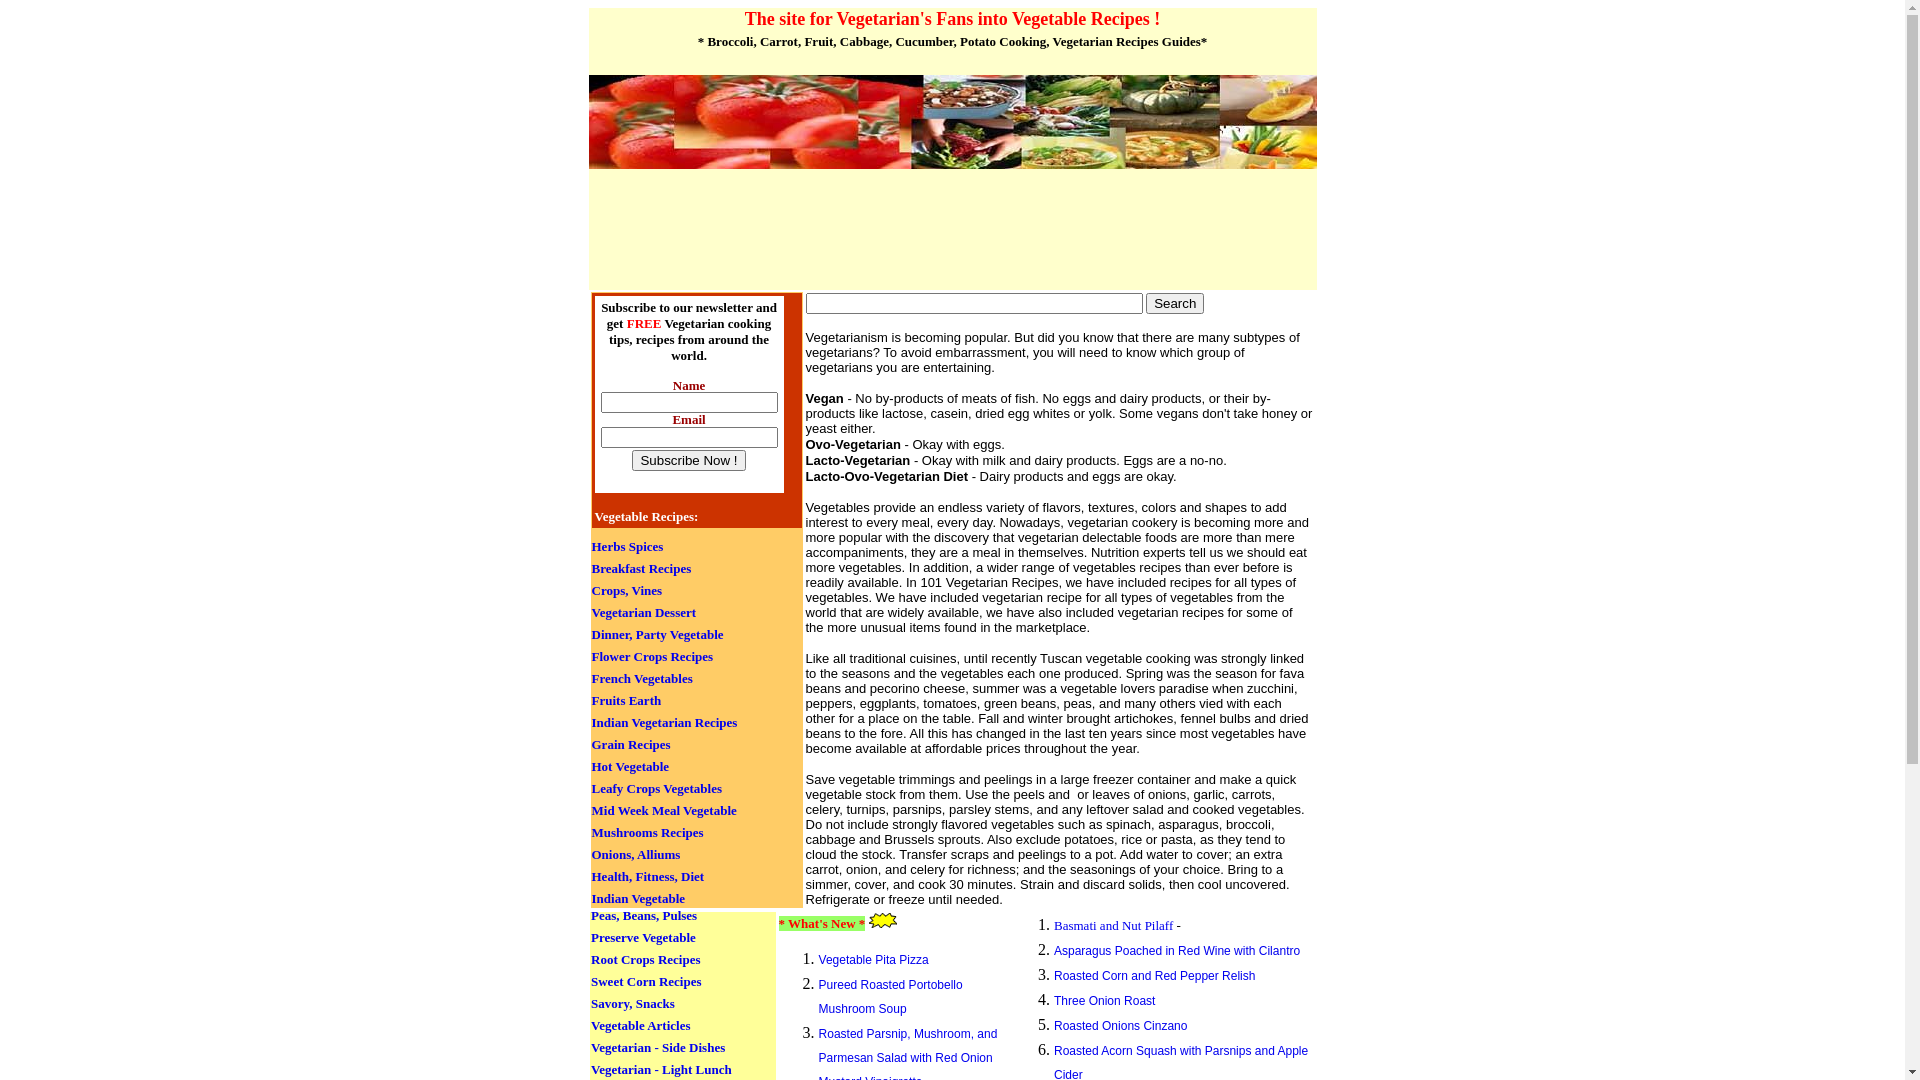 The height and width of the screenshot is (1080, 1920). Describe the element at coordinates (664, 810) in the screenshot. I see `'Mid Week Meal Vegetable'` at that location.